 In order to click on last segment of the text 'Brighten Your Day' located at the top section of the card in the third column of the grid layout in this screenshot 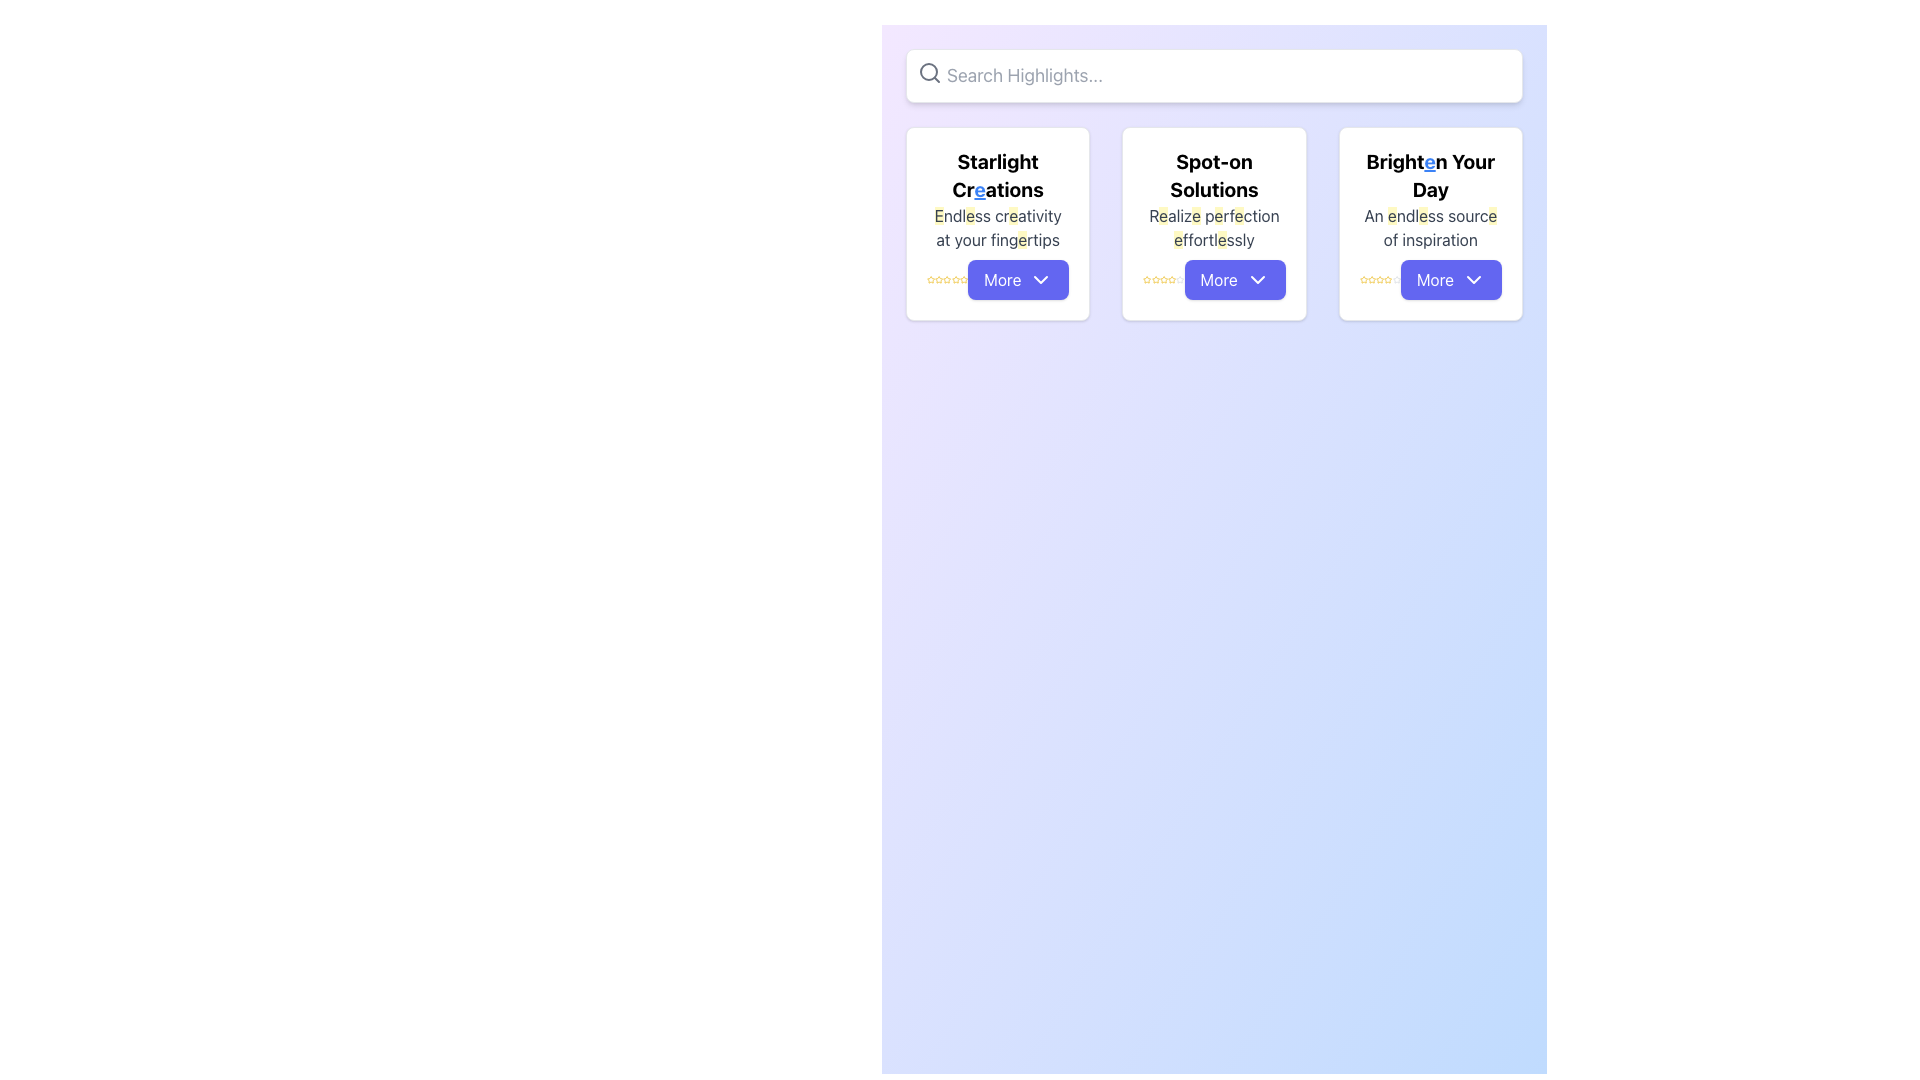, I will do `click(1453, 174)`.